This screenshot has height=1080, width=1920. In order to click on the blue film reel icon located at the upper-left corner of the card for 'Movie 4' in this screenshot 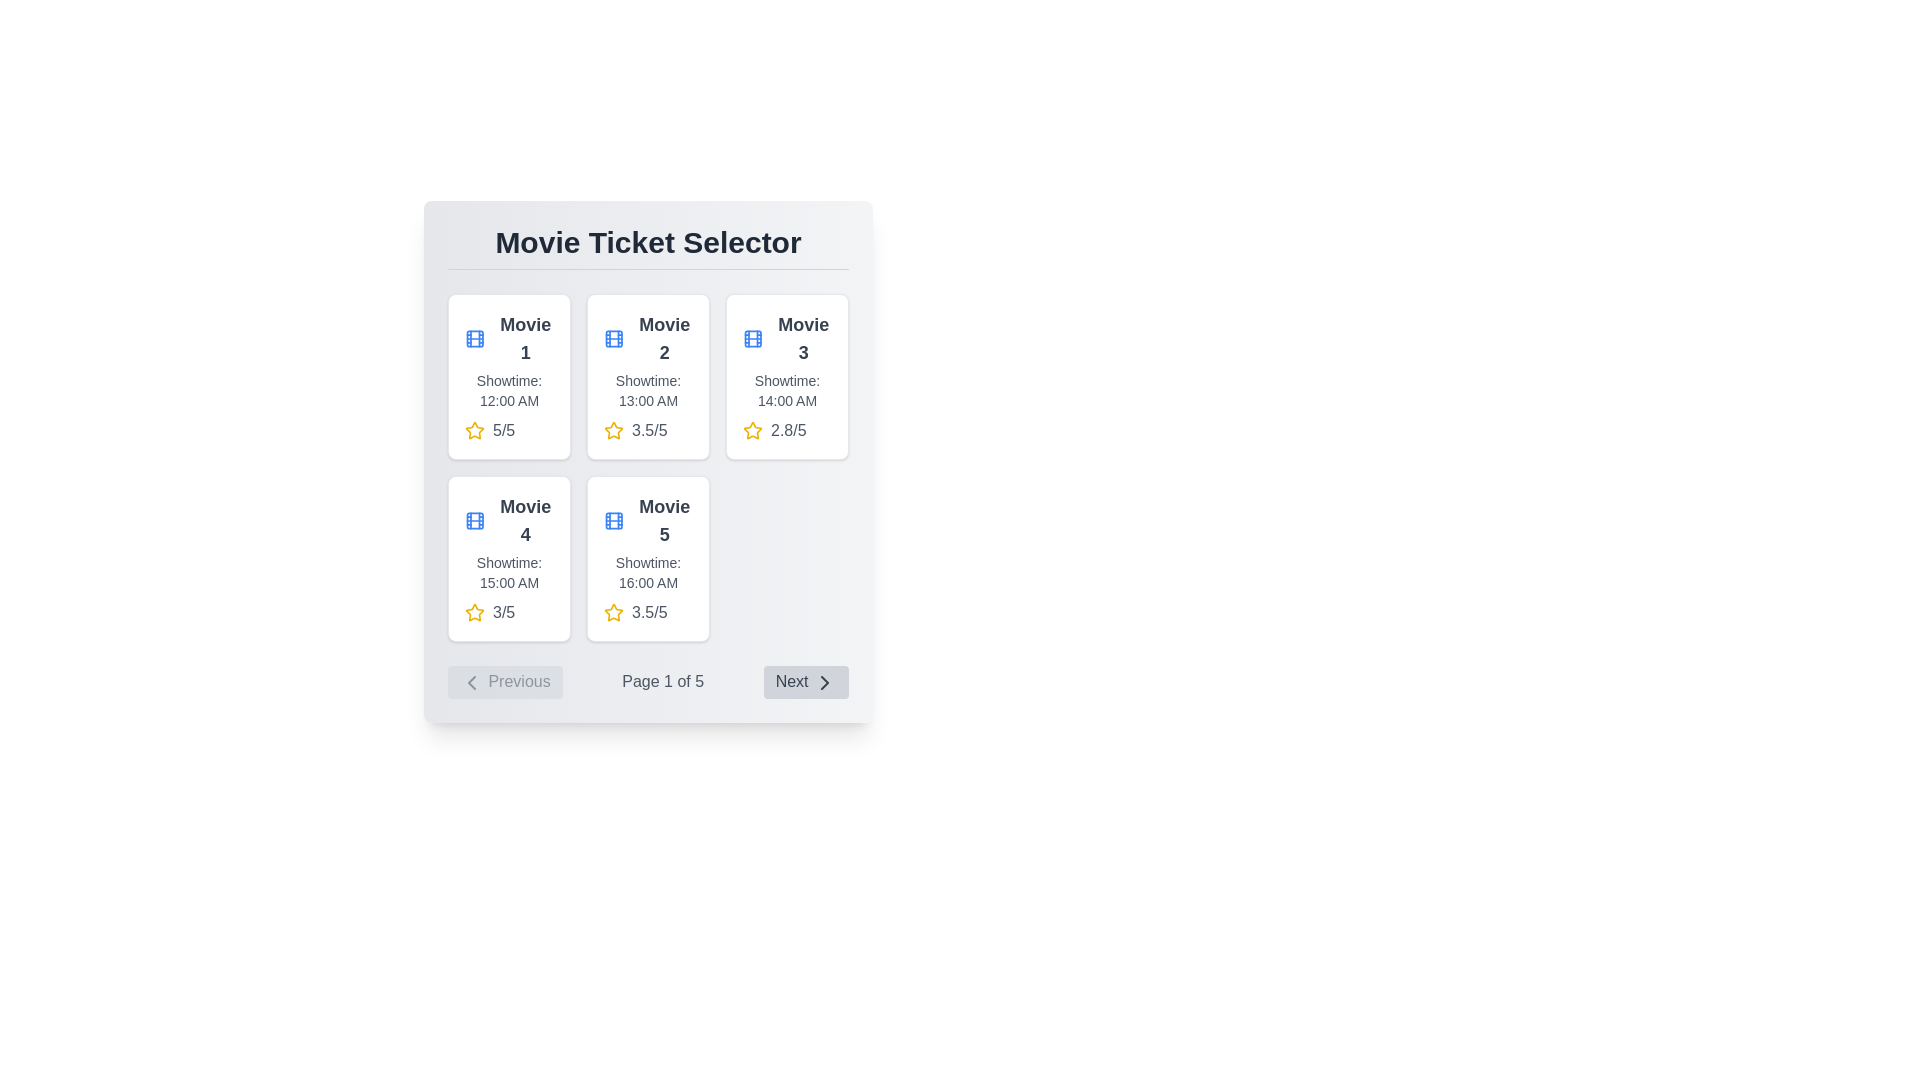, I will do `click(474, 519)`.